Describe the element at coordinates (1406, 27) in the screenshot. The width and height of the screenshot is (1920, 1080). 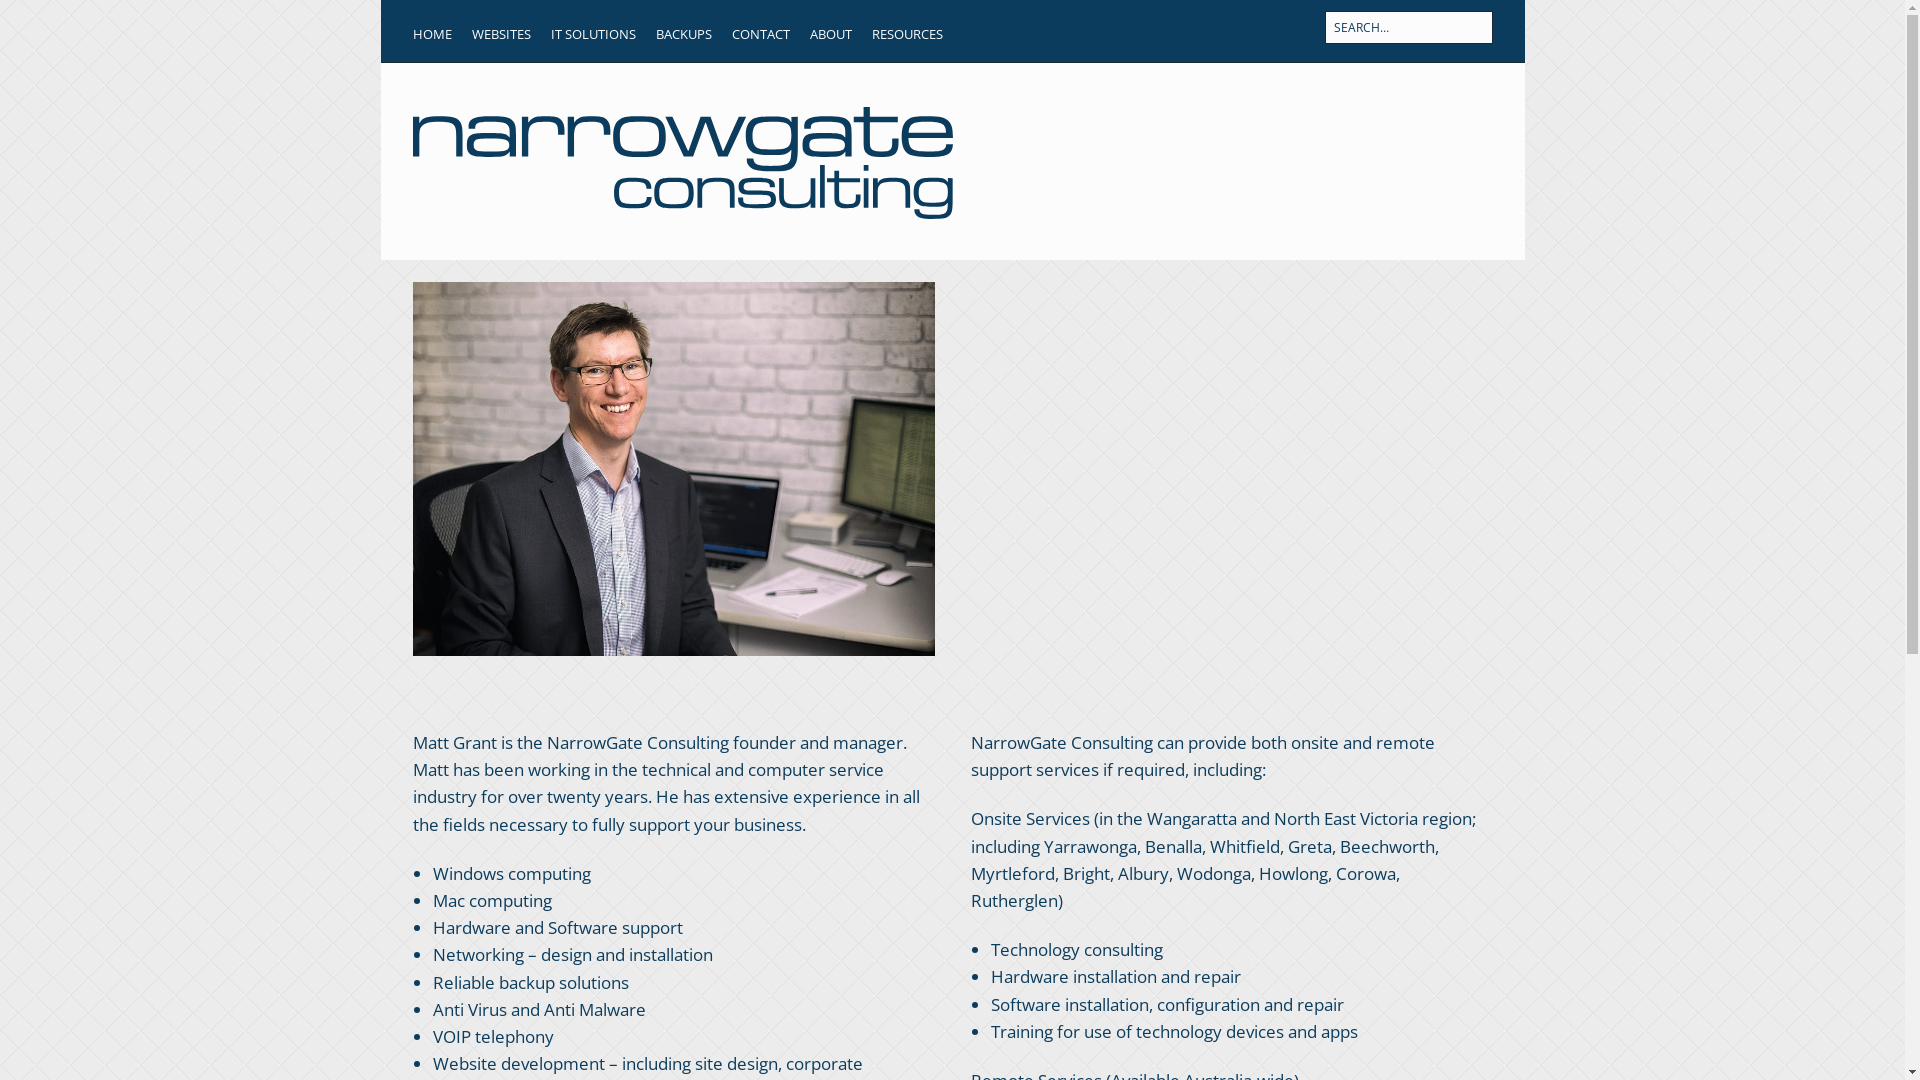
I see `'Press Enter to submit your search'` at that location.